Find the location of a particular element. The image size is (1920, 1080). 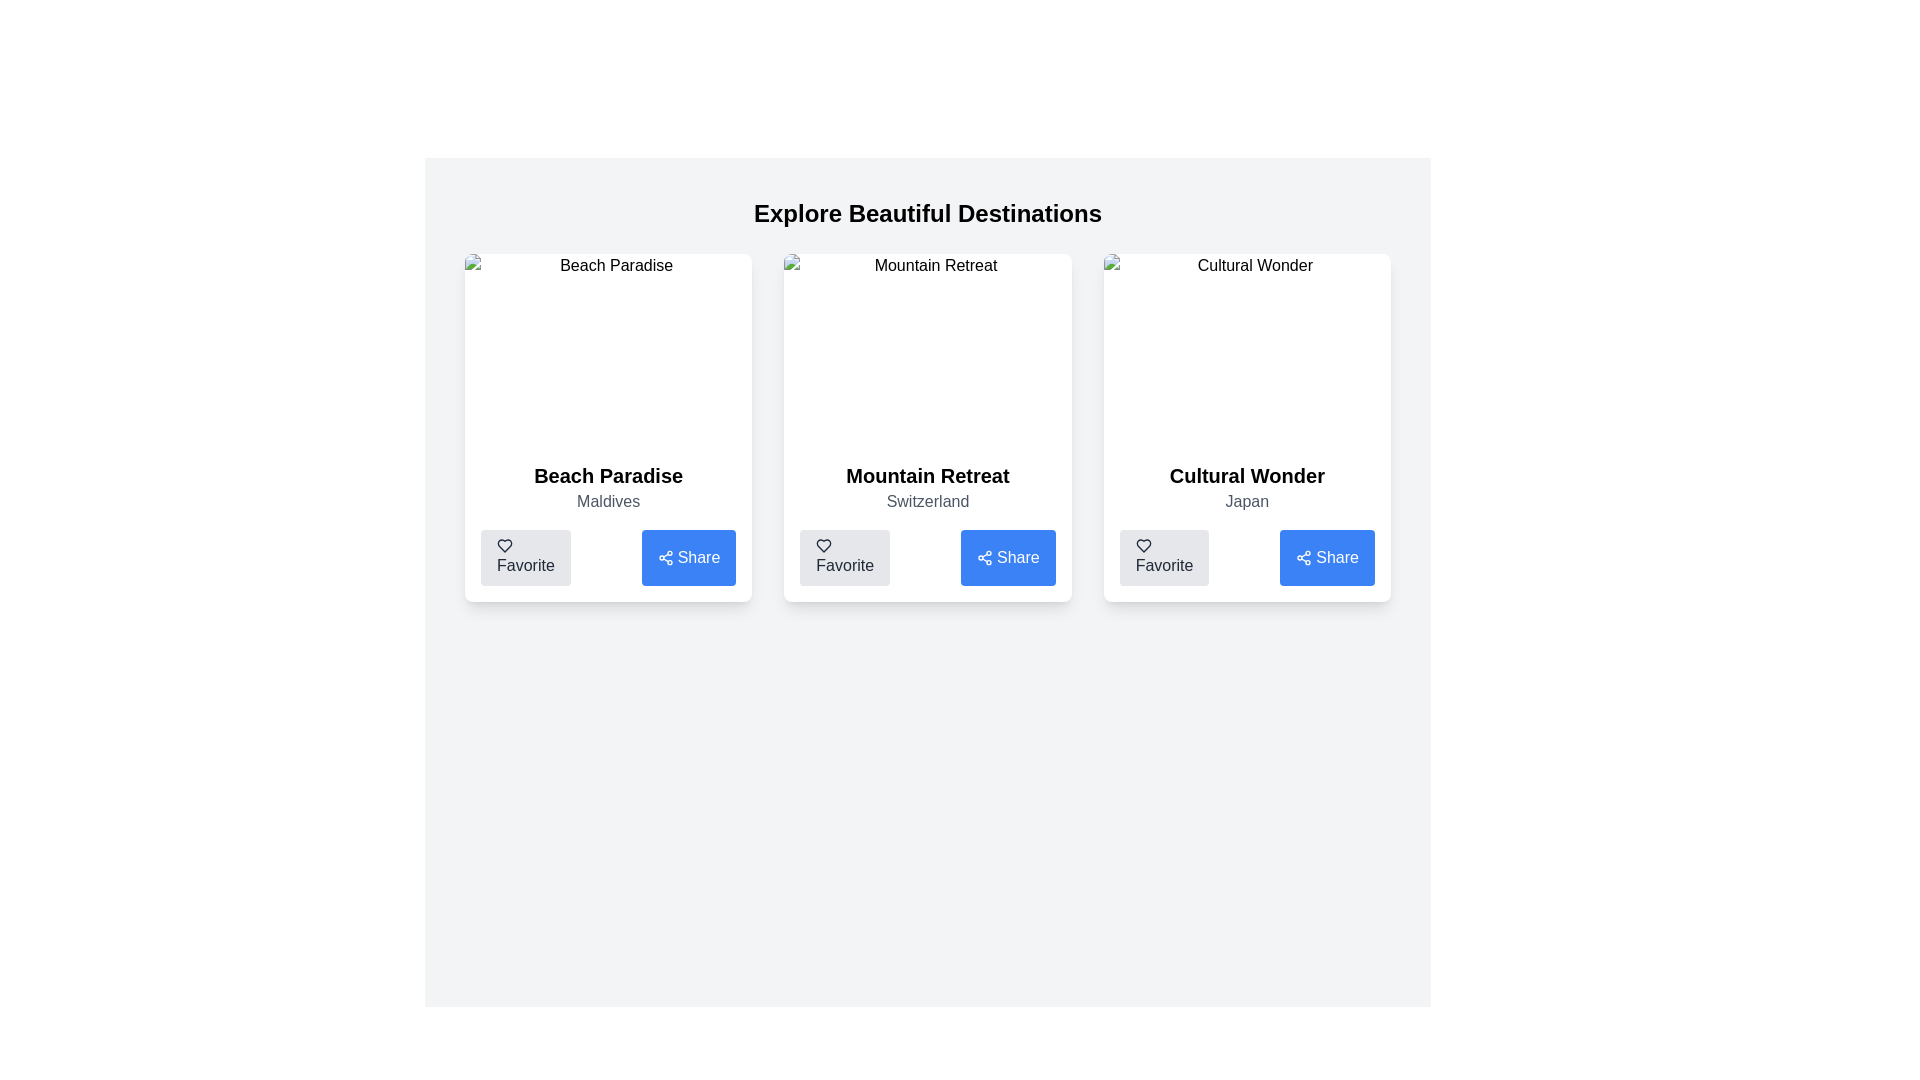

the Text Label displaying 'Japan', which is styled in gray and located below the heading 'Cultural Wonder' is located at coordinates (1246, 500).